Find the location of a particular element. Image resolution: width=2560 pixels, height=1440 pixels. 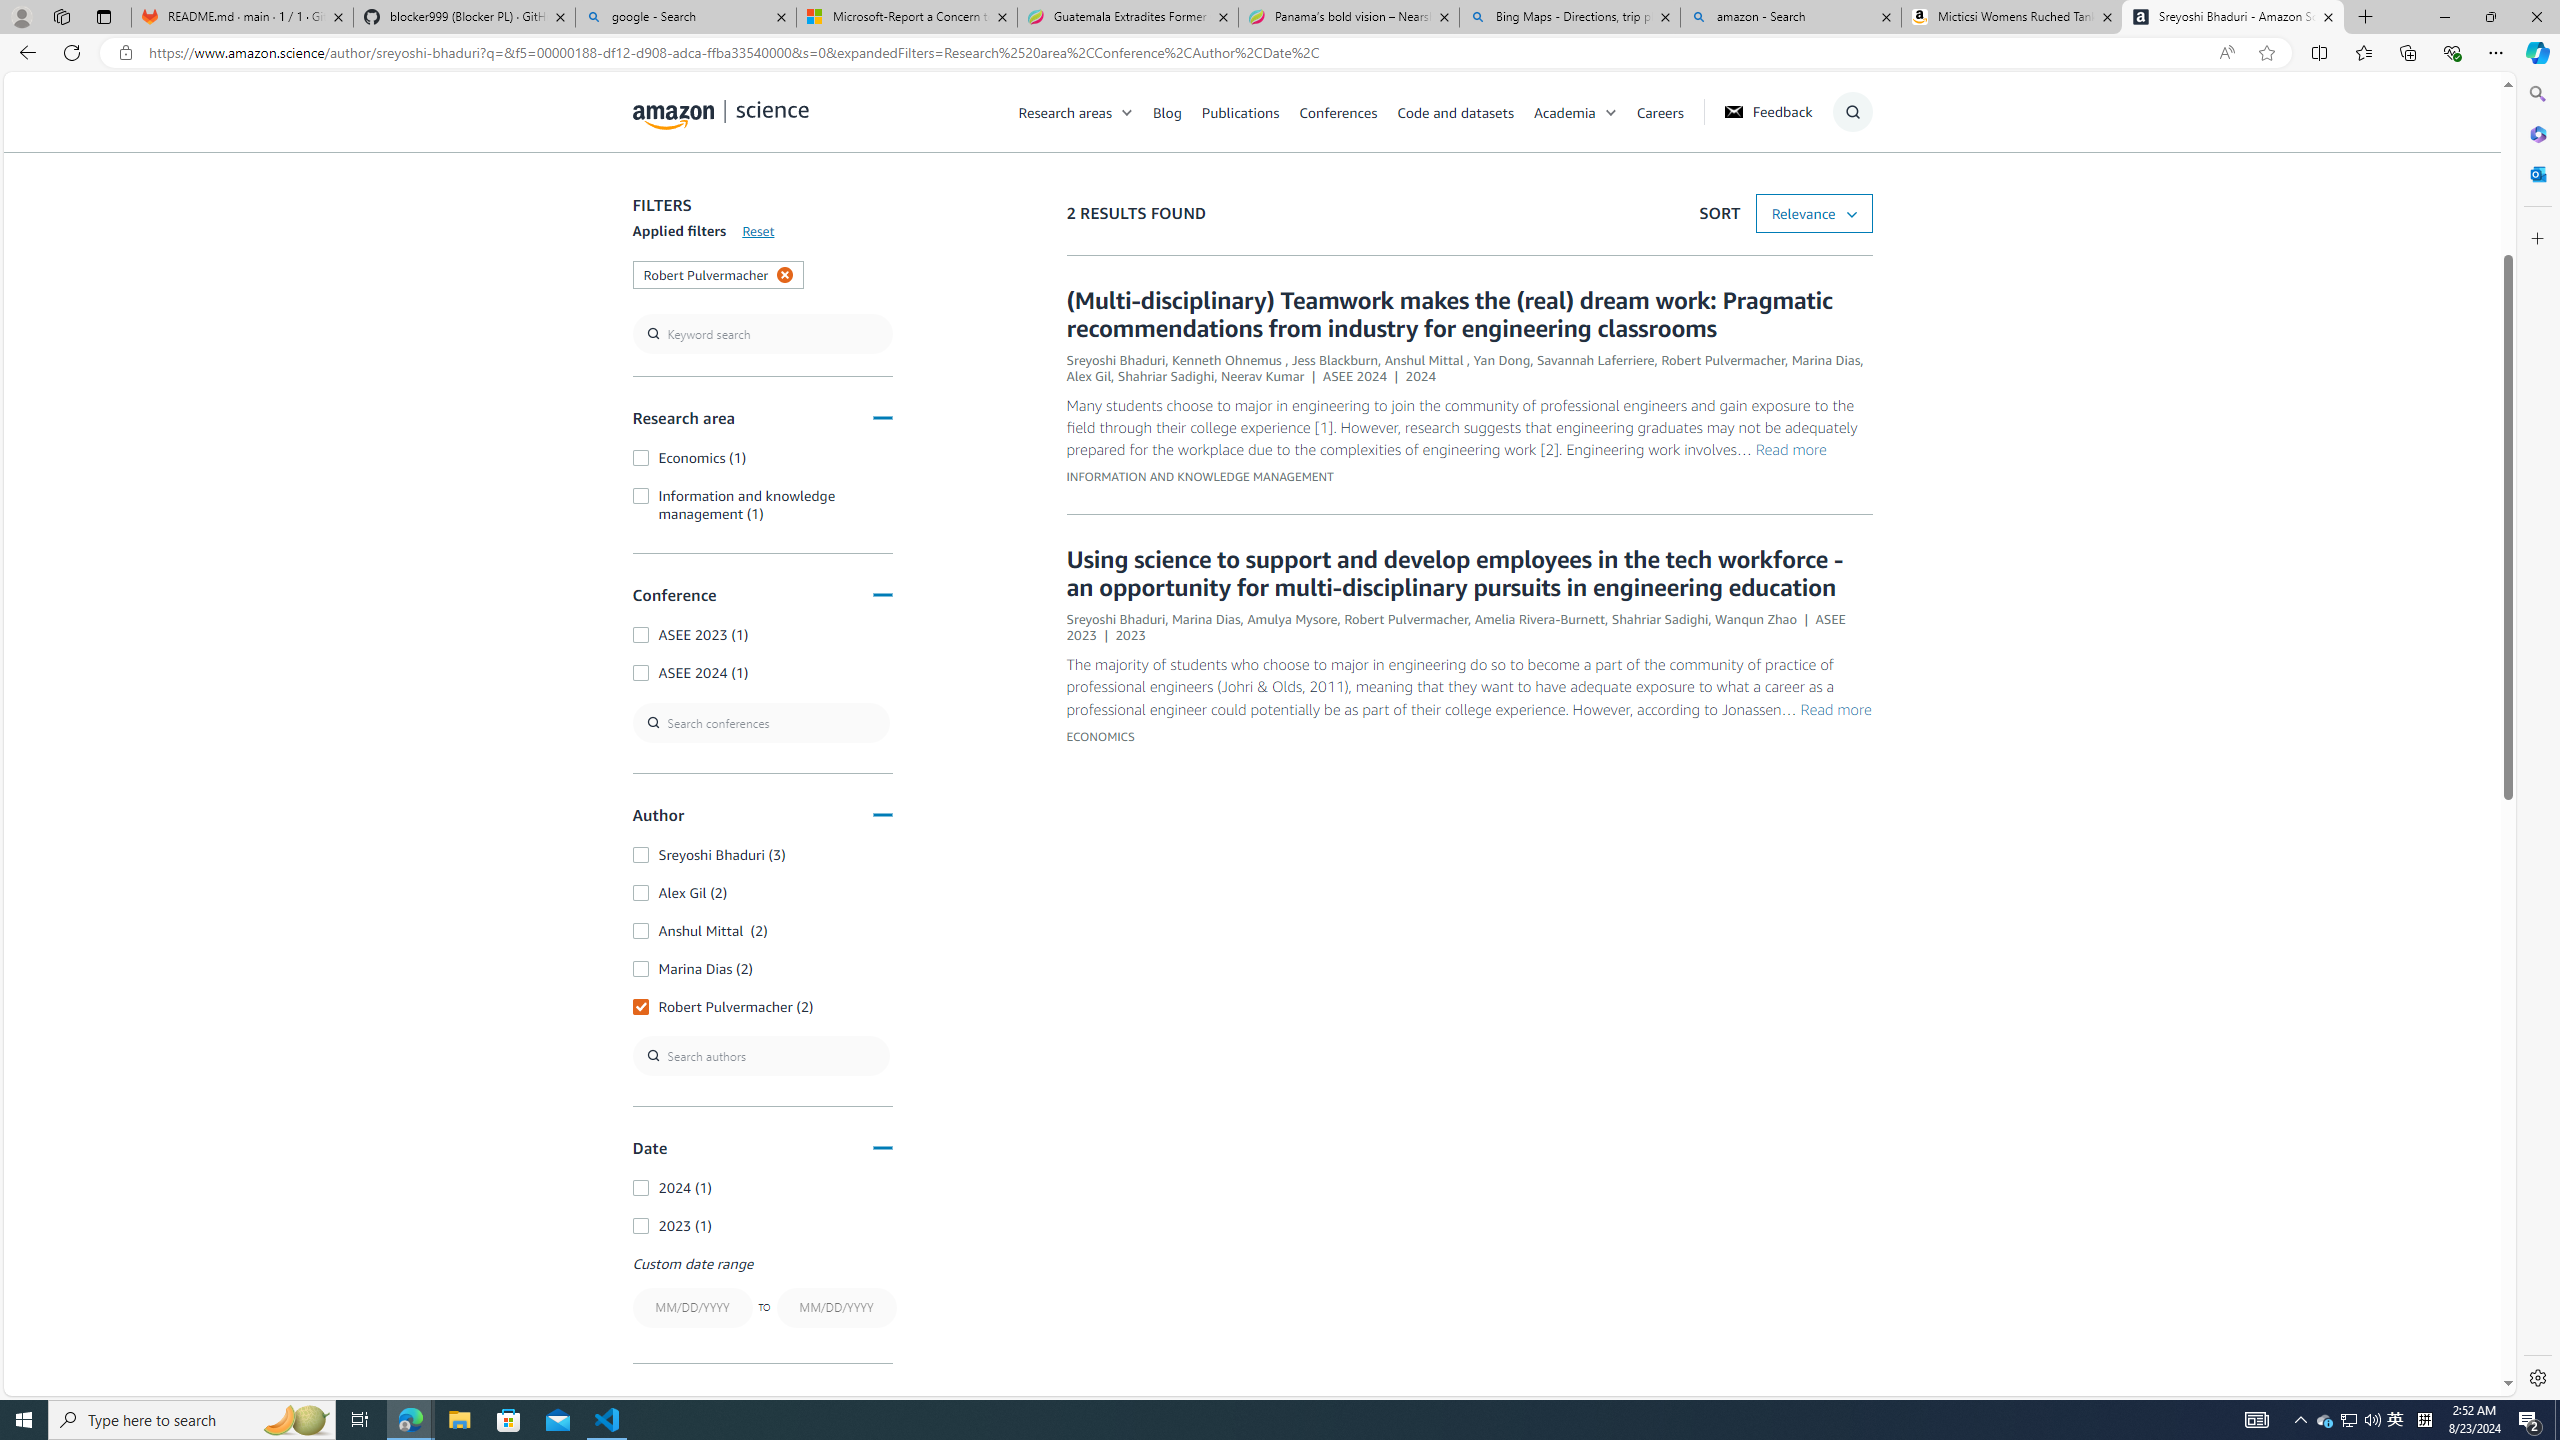

'Class: chevron' is located at coordinates (1610, 116).